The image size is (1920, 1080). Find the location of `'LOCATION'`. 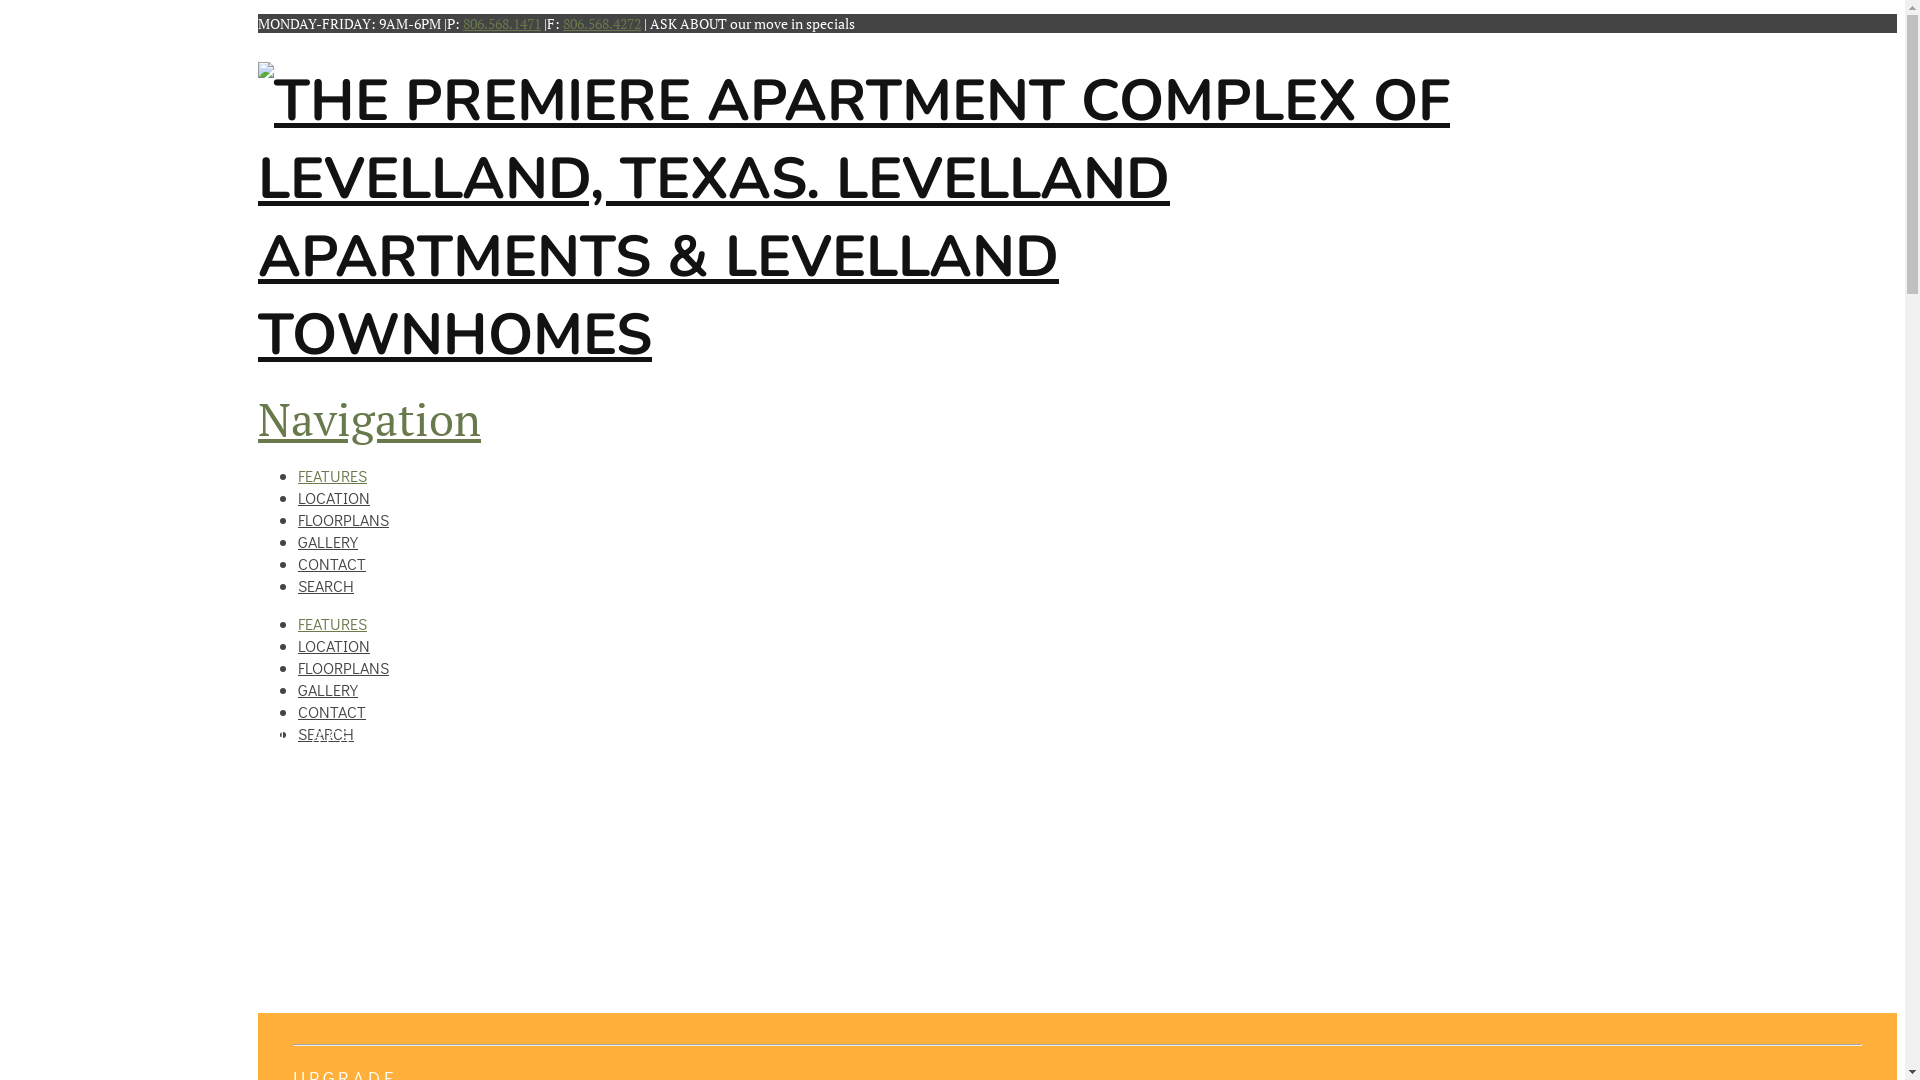

'LOCATION' is located at coordinates (334, 645).